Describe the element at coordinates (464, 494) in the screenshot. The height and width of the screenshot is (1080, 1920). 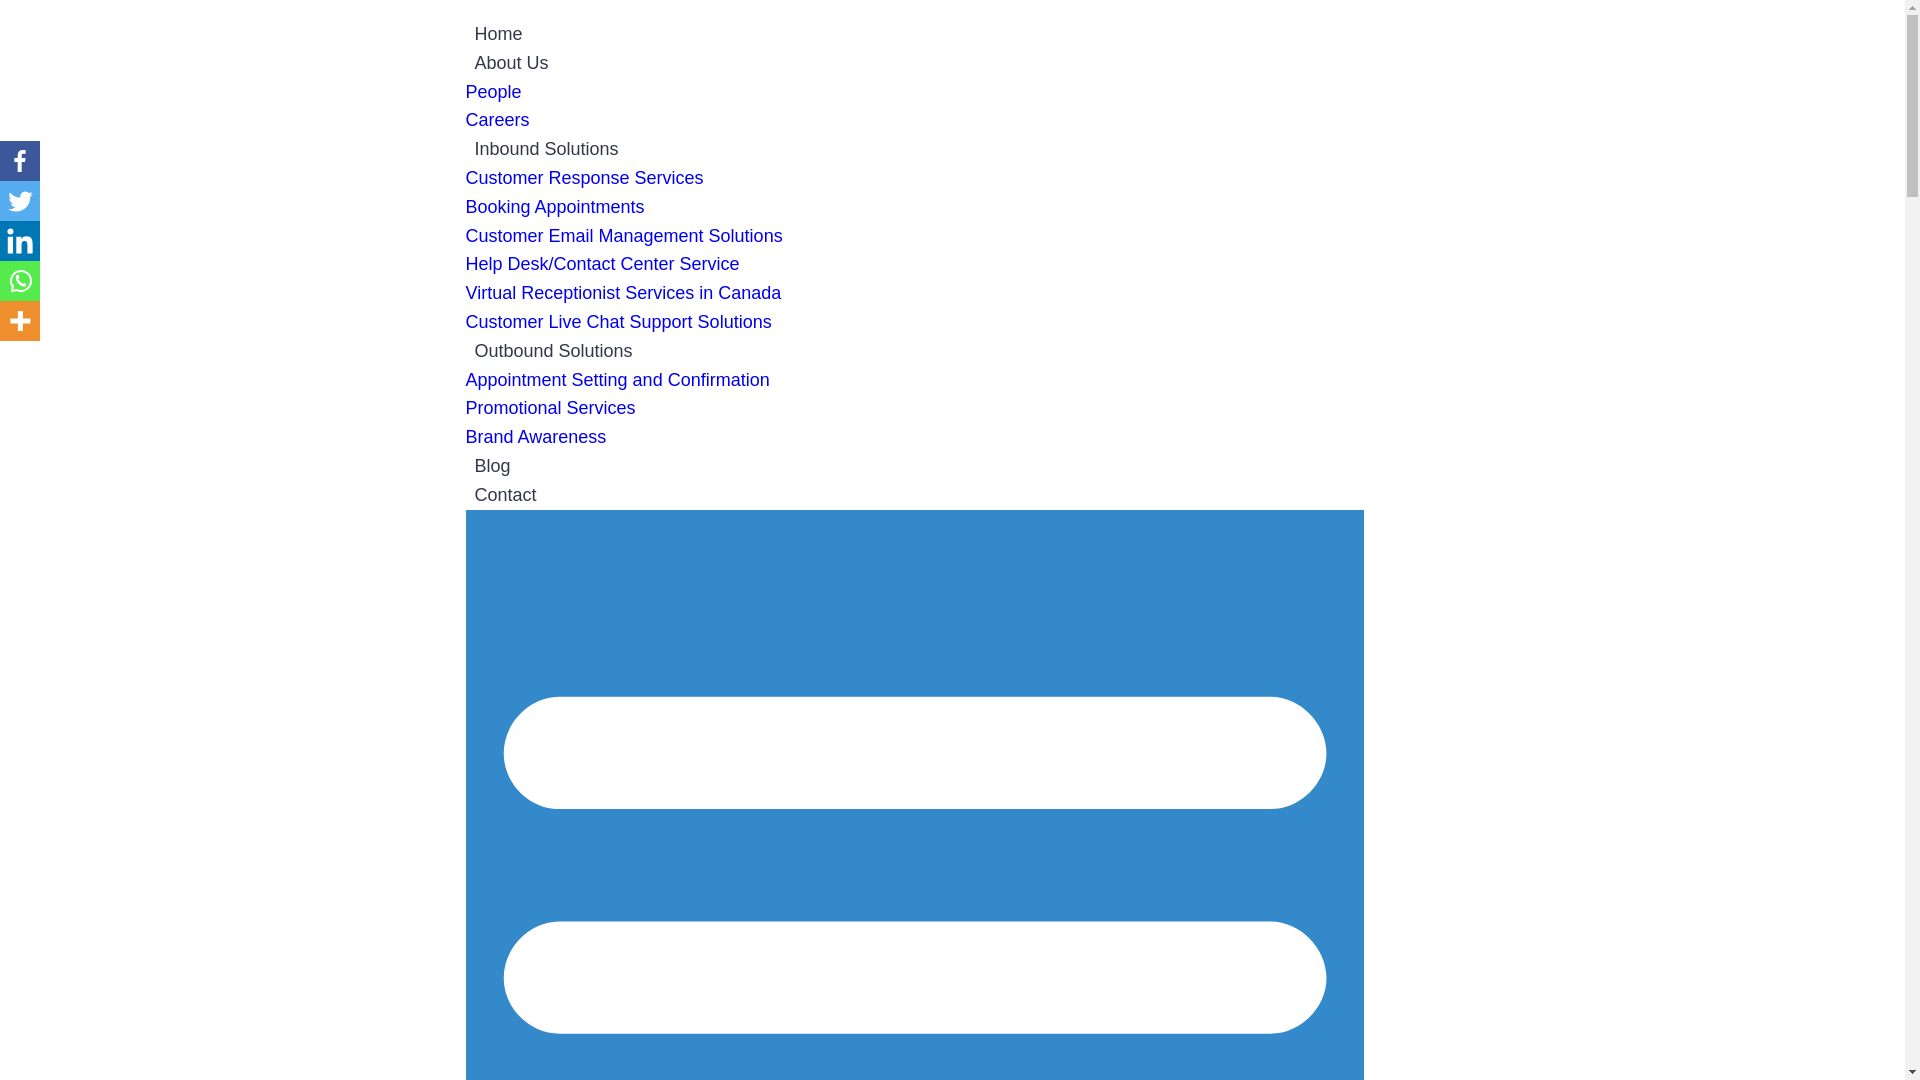
I see `'Contact'` at that location.